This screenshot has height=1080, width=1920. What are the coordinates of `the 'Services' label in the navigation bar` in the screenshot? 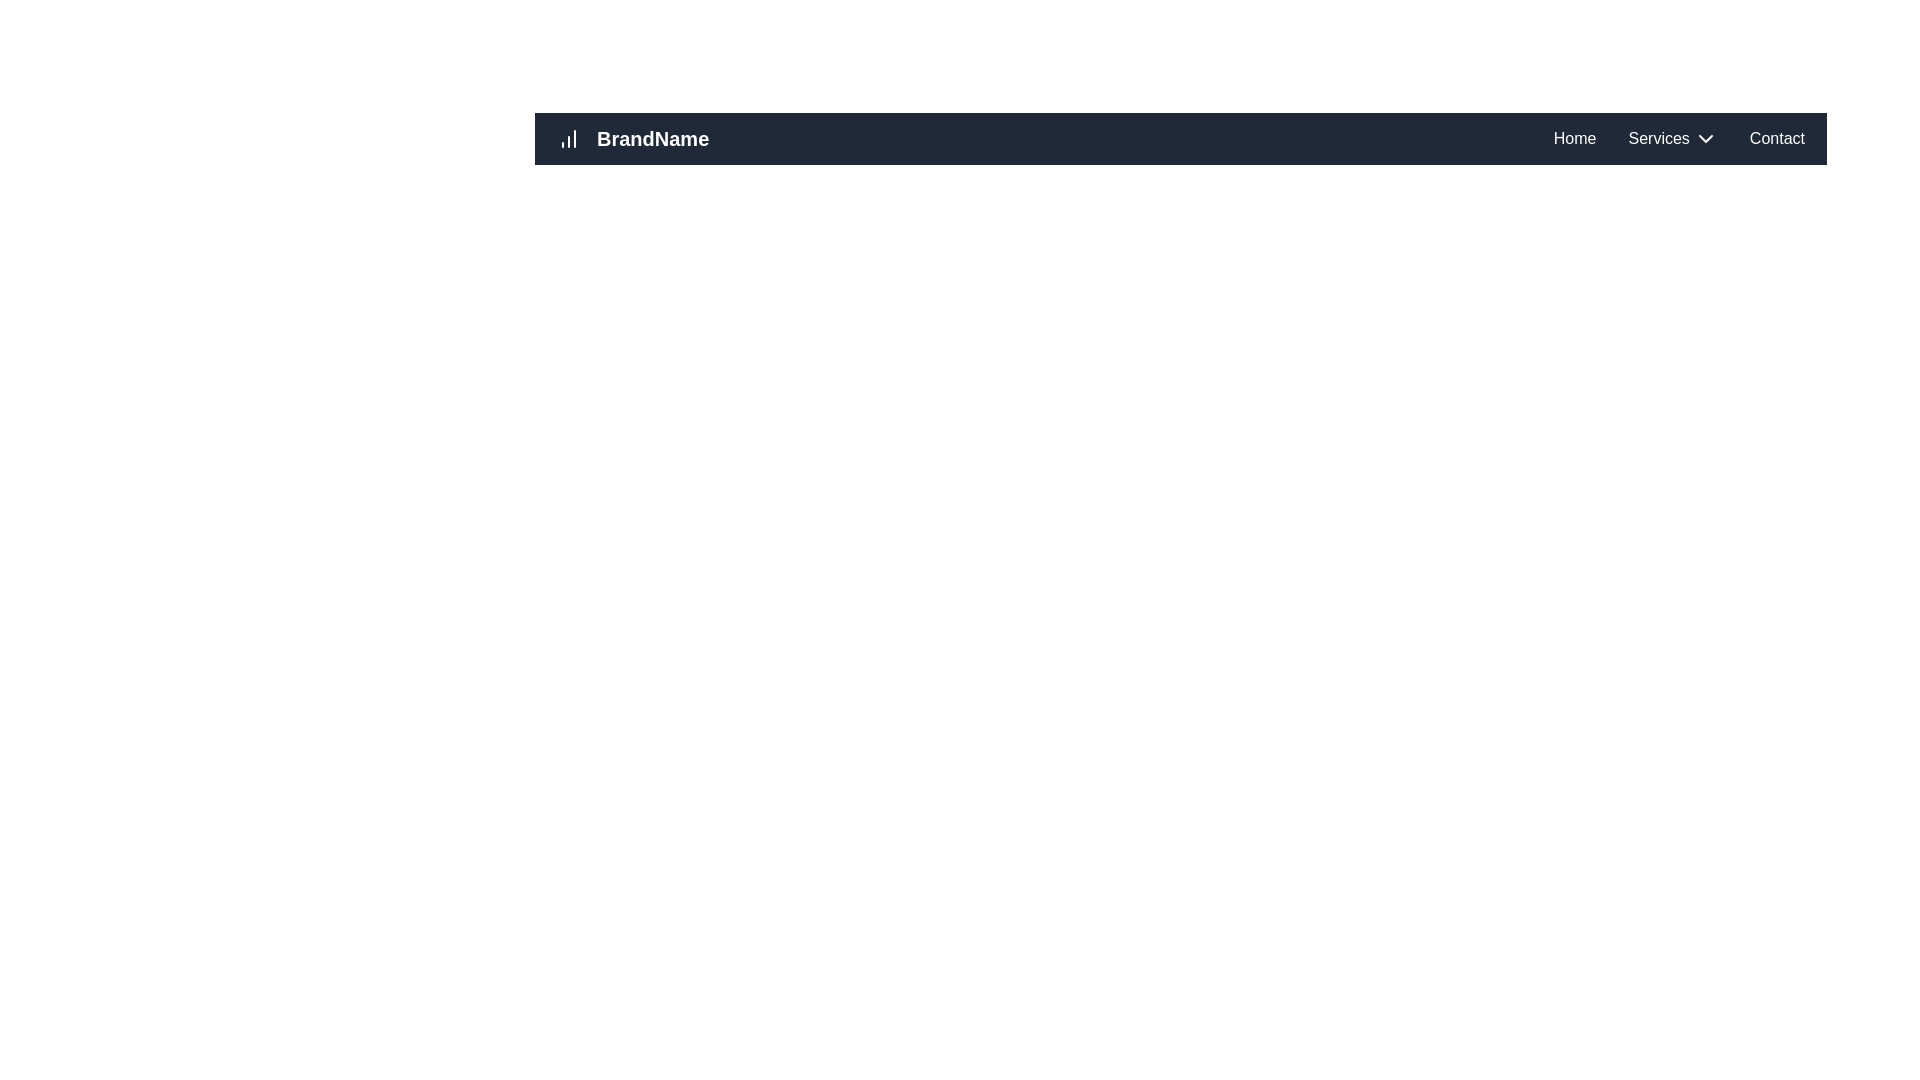 It's located at (1679, 137).